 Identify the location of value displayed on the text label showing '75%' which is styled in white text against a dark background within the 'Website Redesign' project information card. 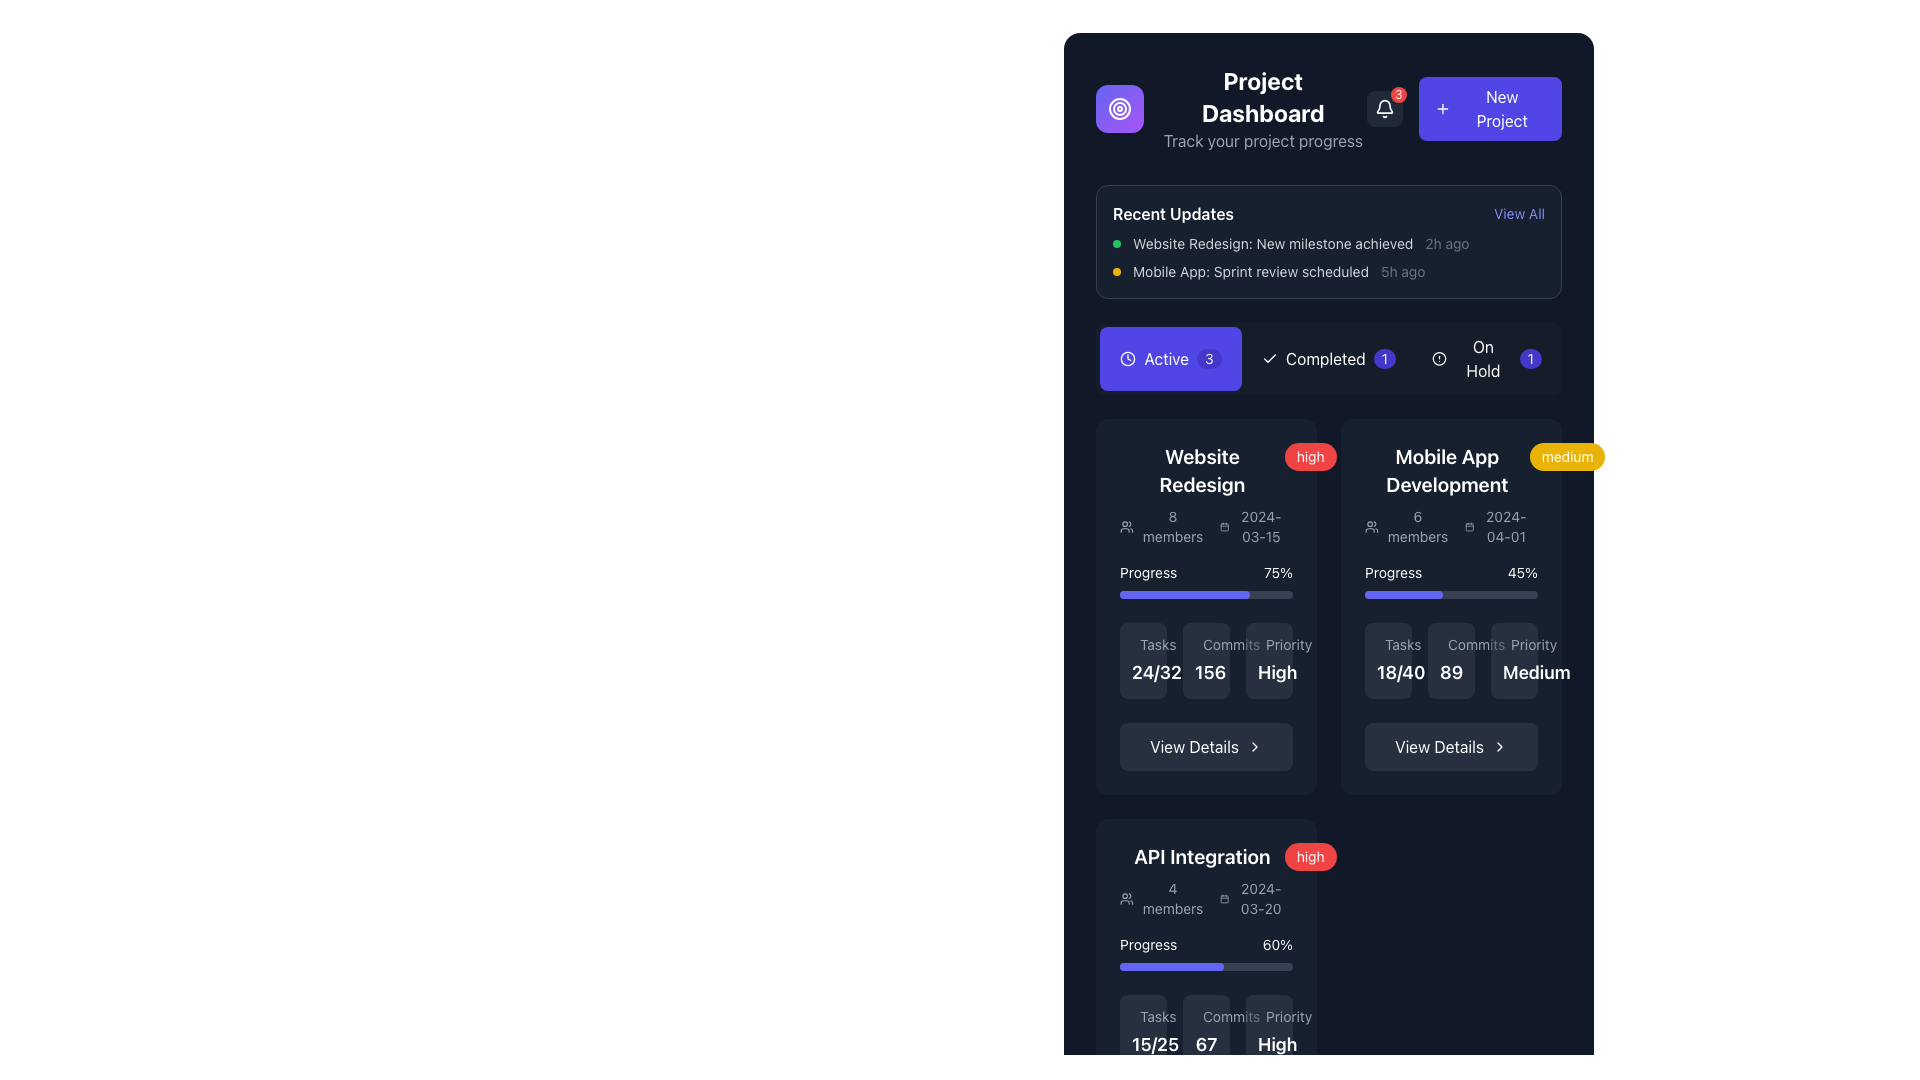
(1277, 573).